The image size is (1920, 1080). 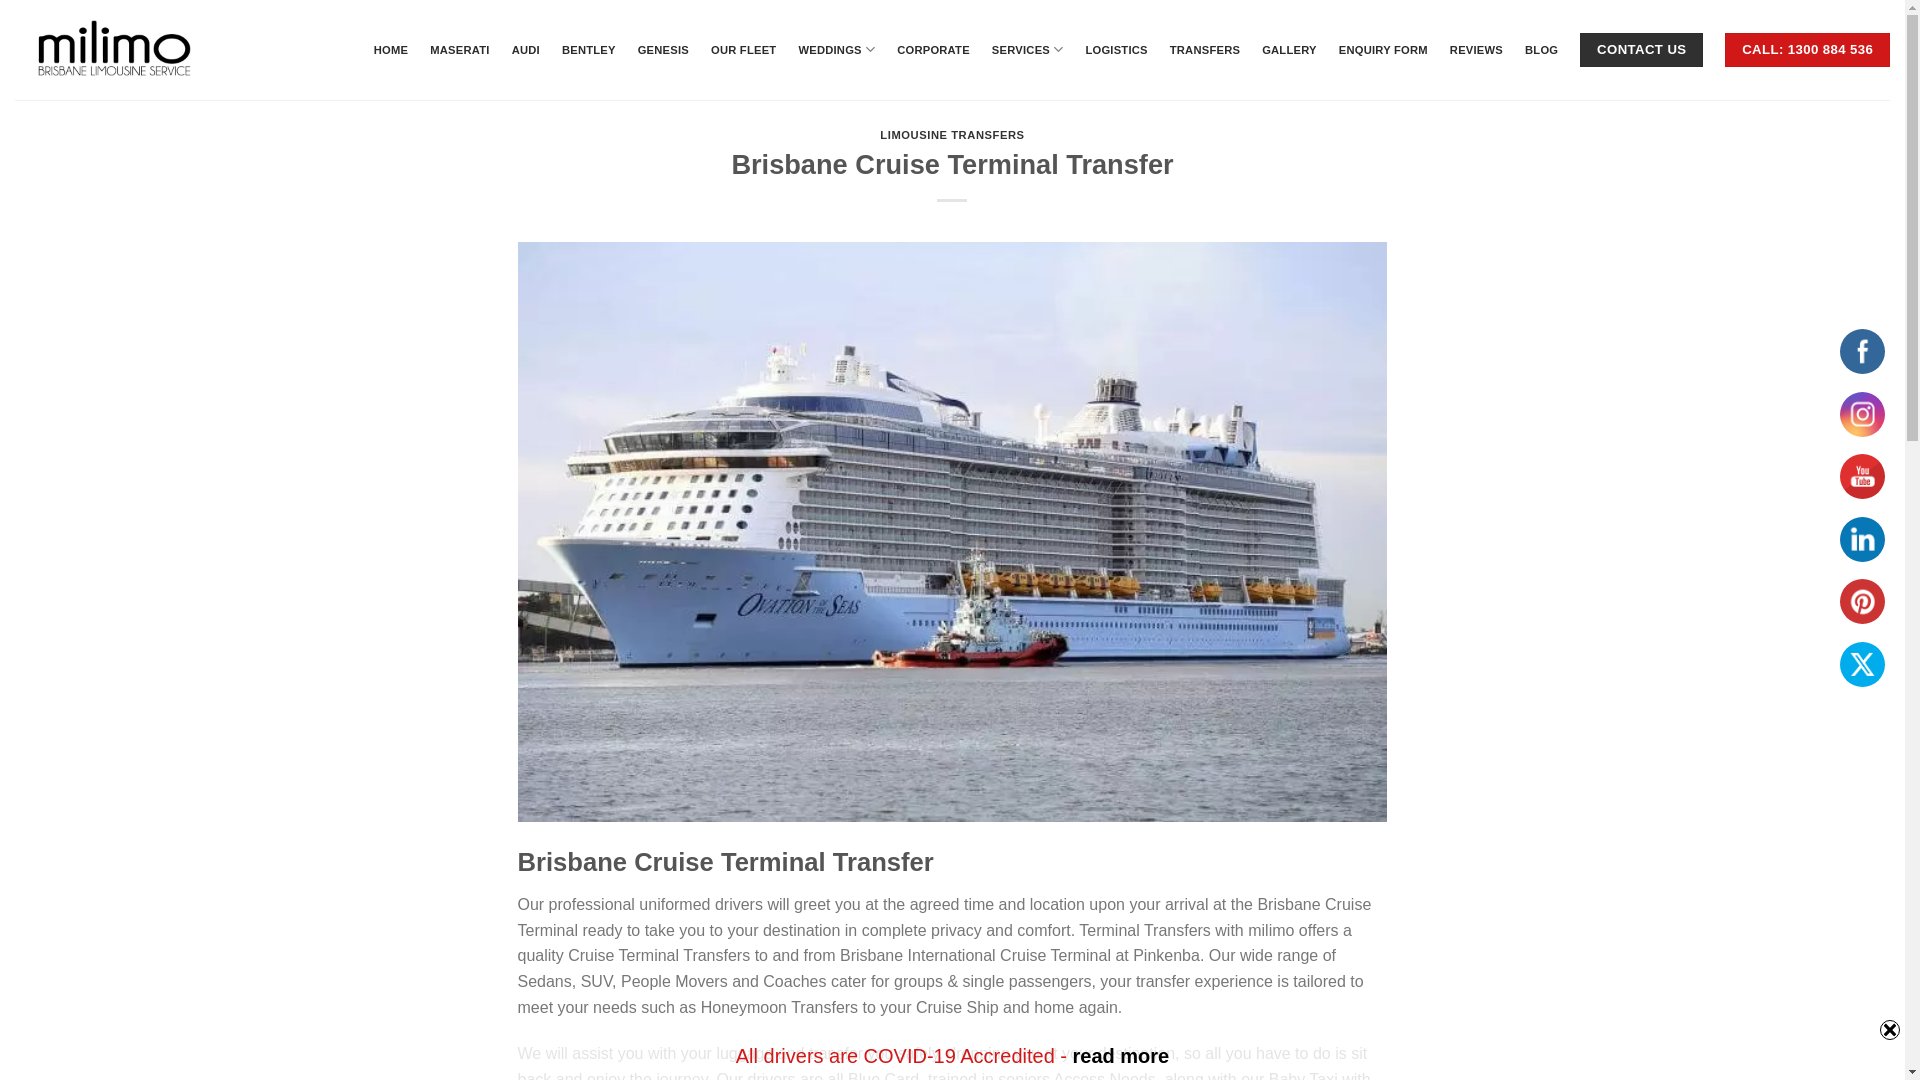 What do you see at coordinates (458, 49) in the screenshot?
I see `'MASERATI'` at bounding box center [458, 49].